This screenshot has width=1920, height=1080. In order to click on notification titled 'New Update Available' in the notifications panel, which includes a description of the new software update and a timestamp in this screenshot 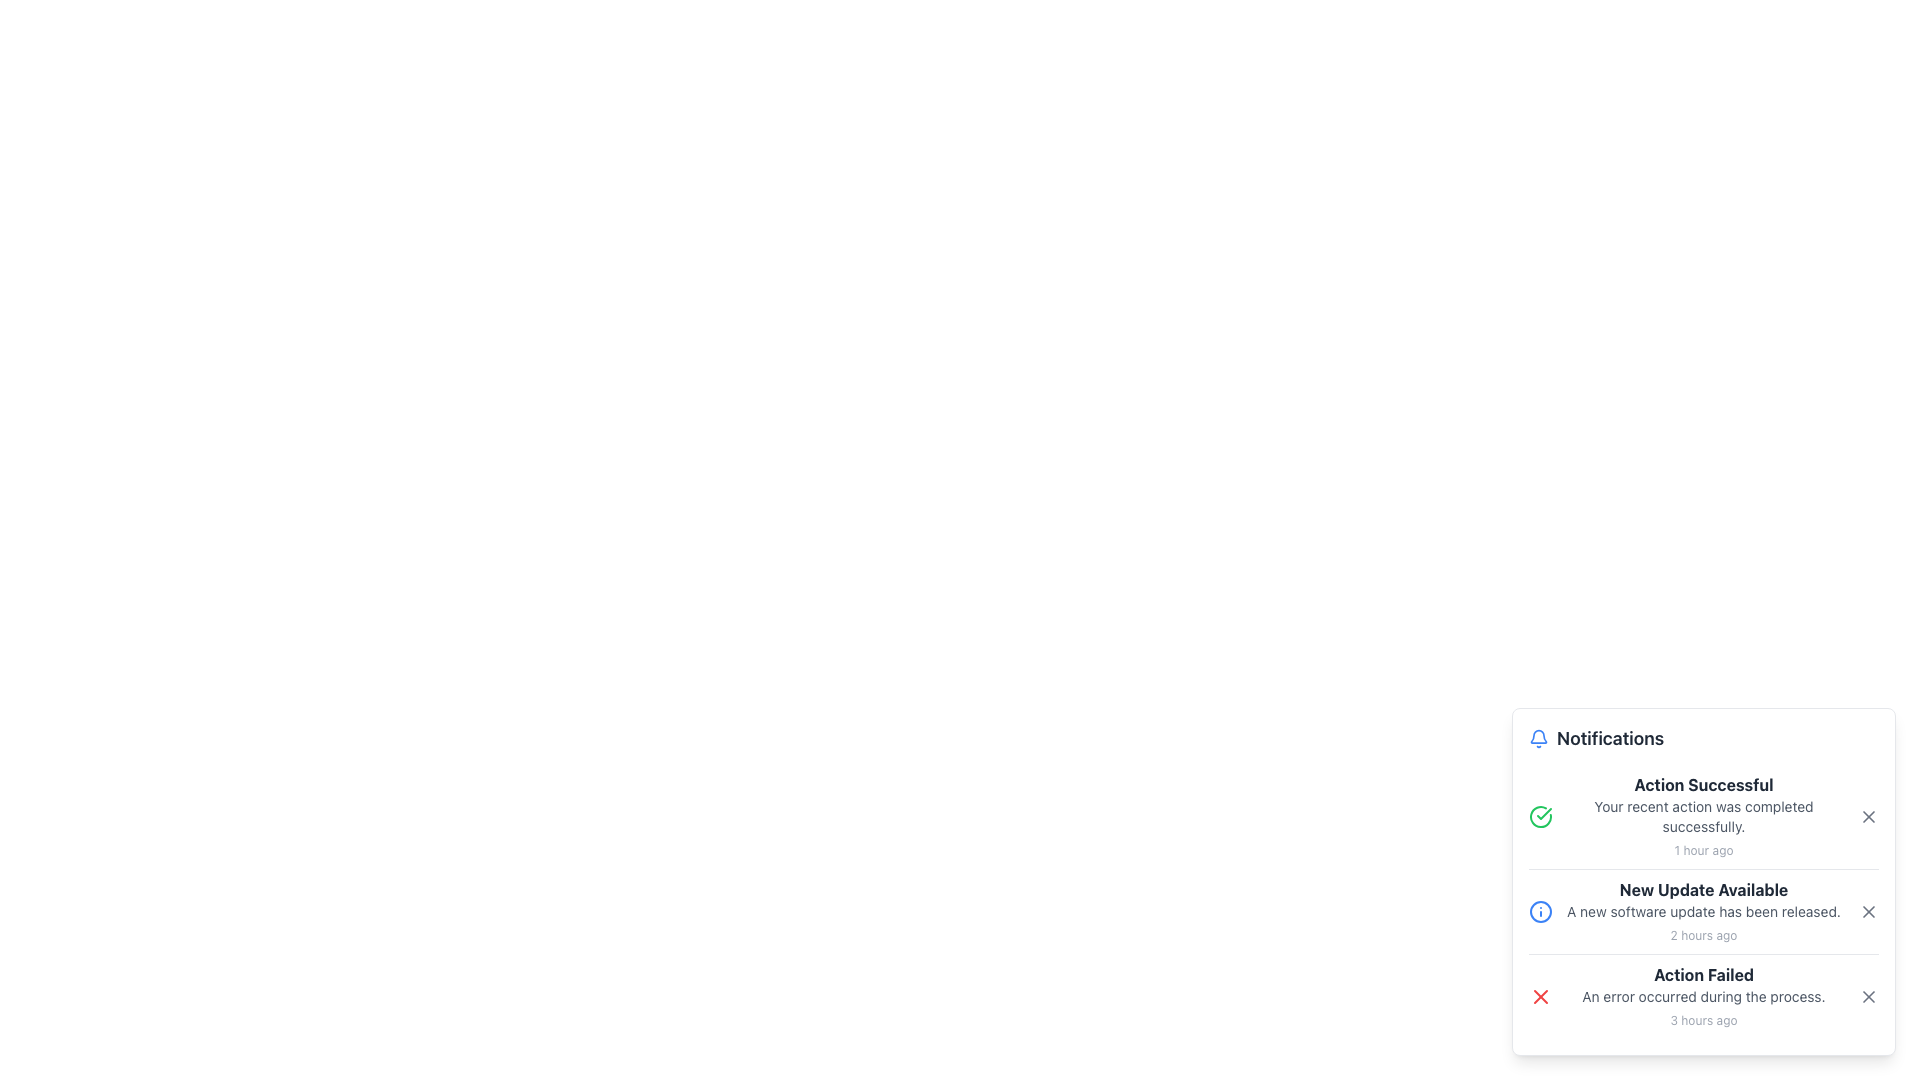, I will do `click(1703, 911)`.